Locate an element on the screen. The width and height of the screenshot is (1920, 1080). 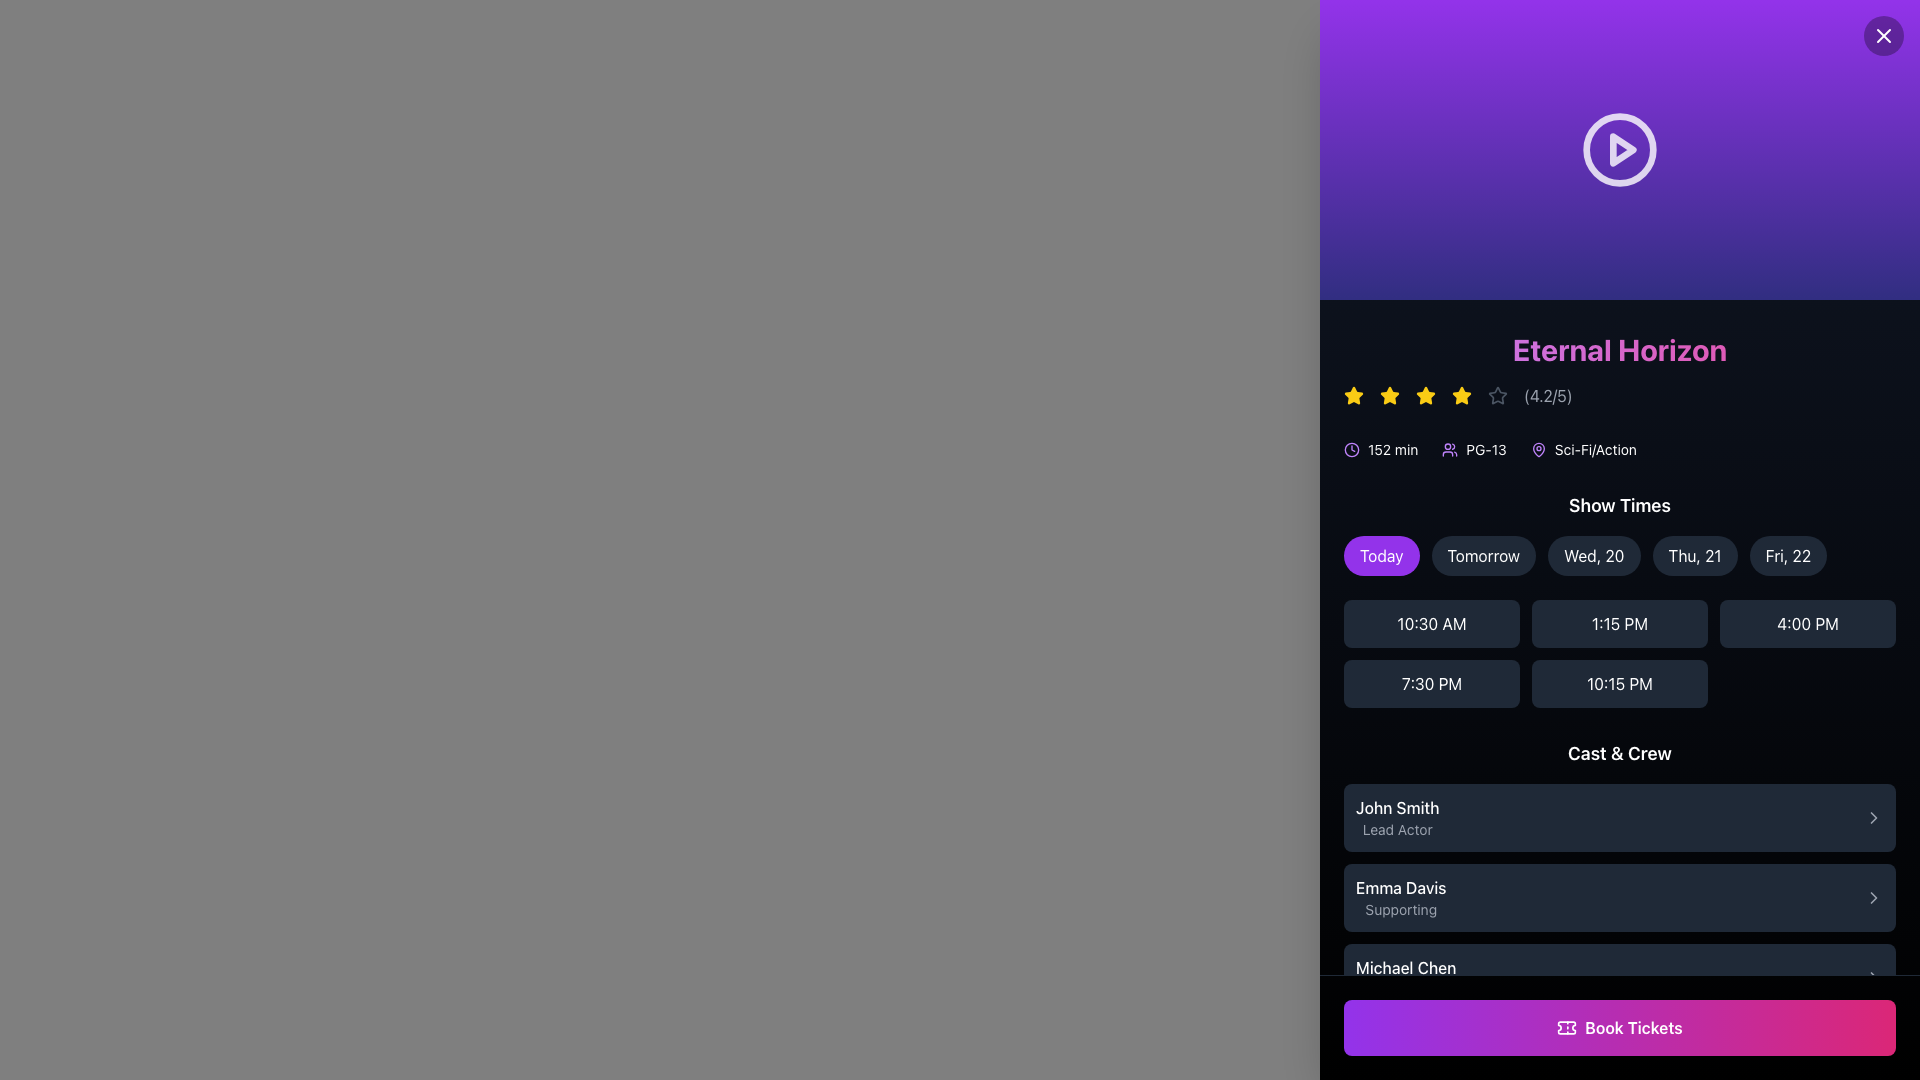
the button in the horizontally arranged row of selectable date options labeled with dates such as 'Today', 'Tomorrow', and specific days is located at coordinates (1620, 559).